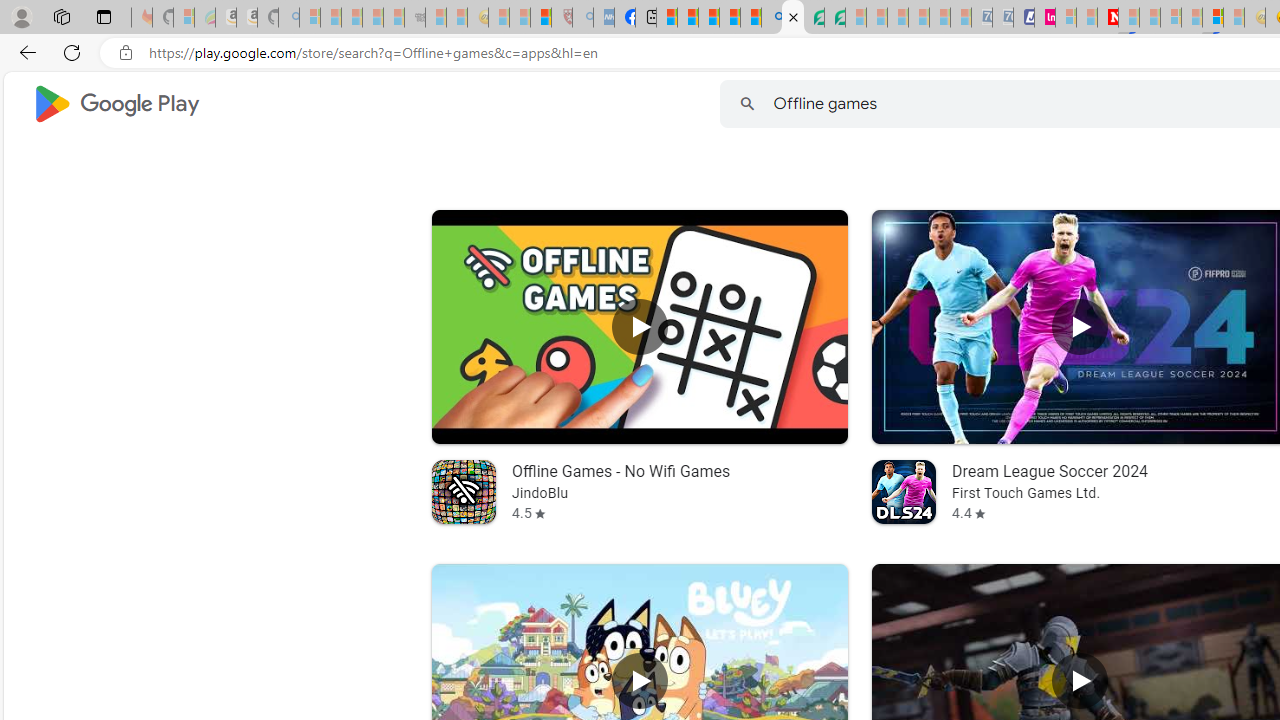  What do you see at coordinates (103, 16) in the screenshot?
I see `'Tab actions menu'` at bounding box center [103, 16].